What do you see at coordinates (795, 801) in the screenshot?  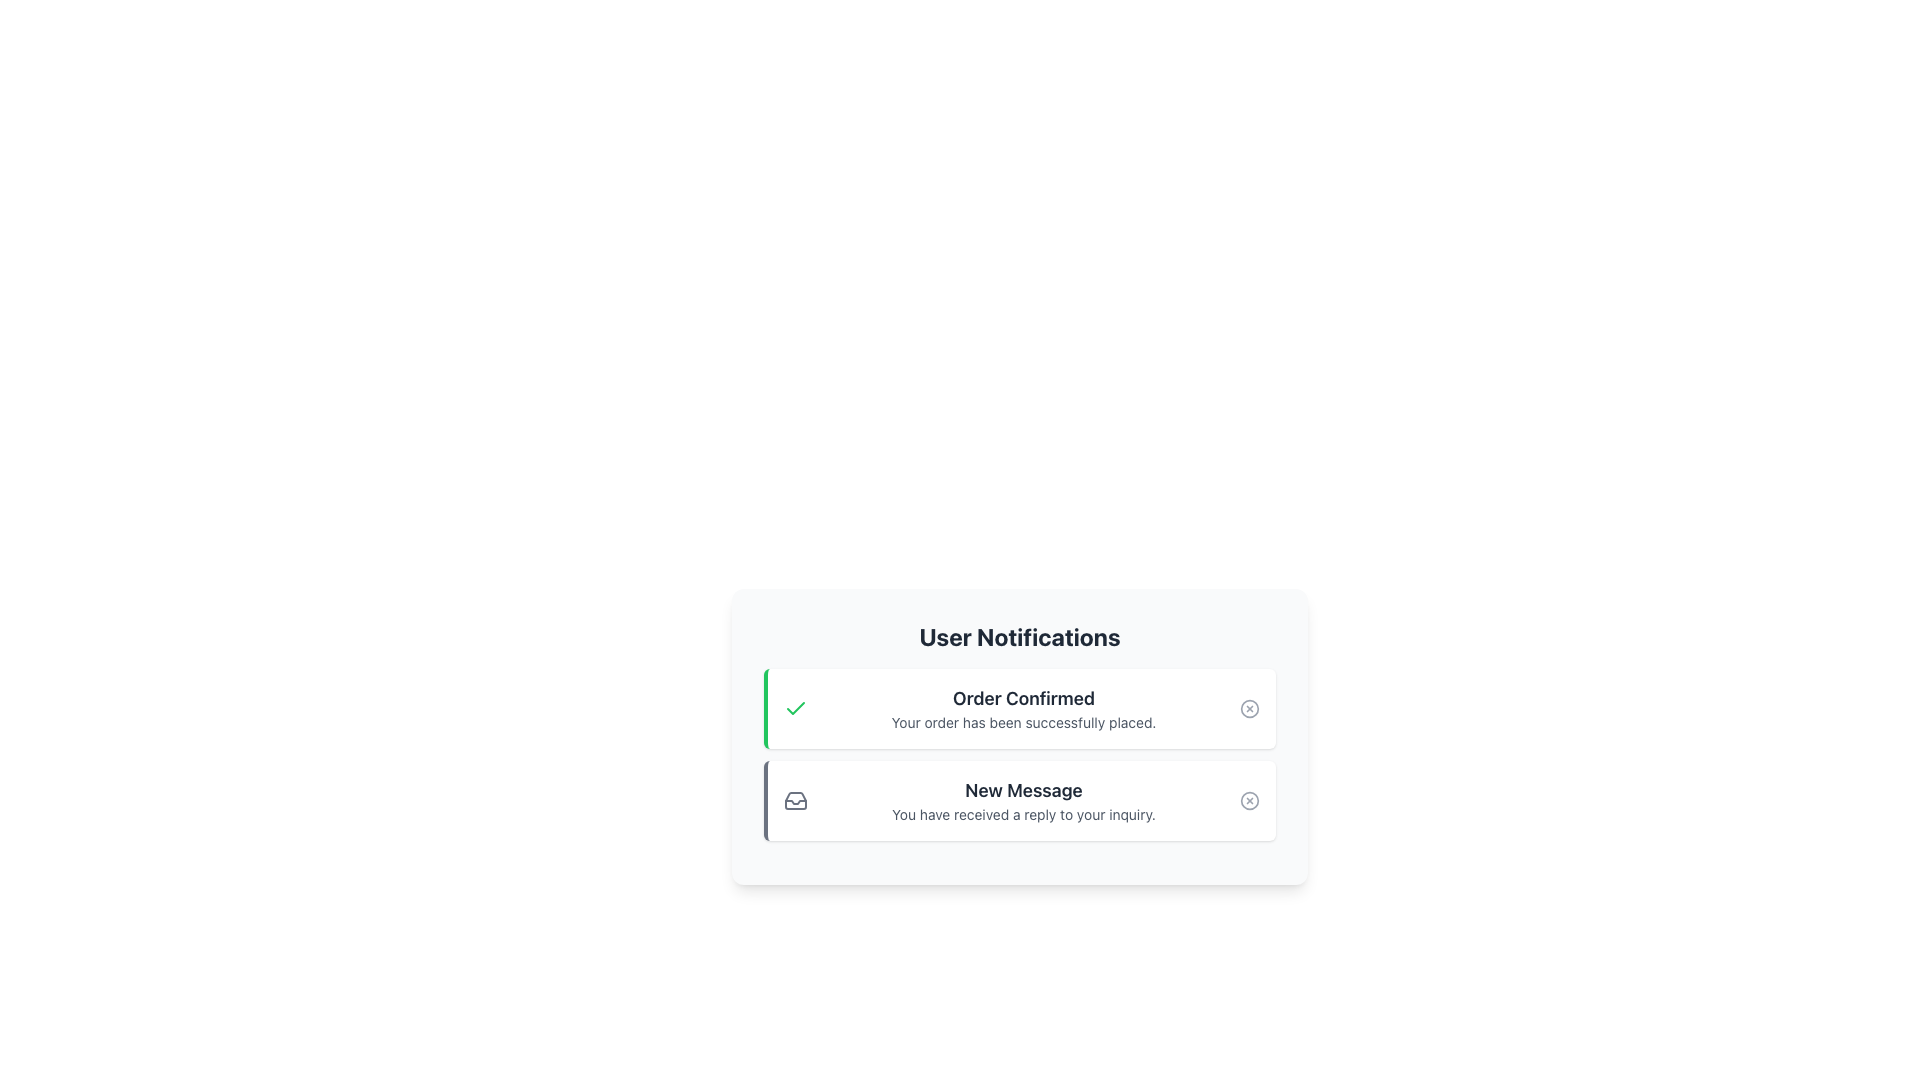 I see `the SVG graphic component located in the second row of the notifications list, positioned to the left of the 'New Message' label` at bounding box center [795, 801].